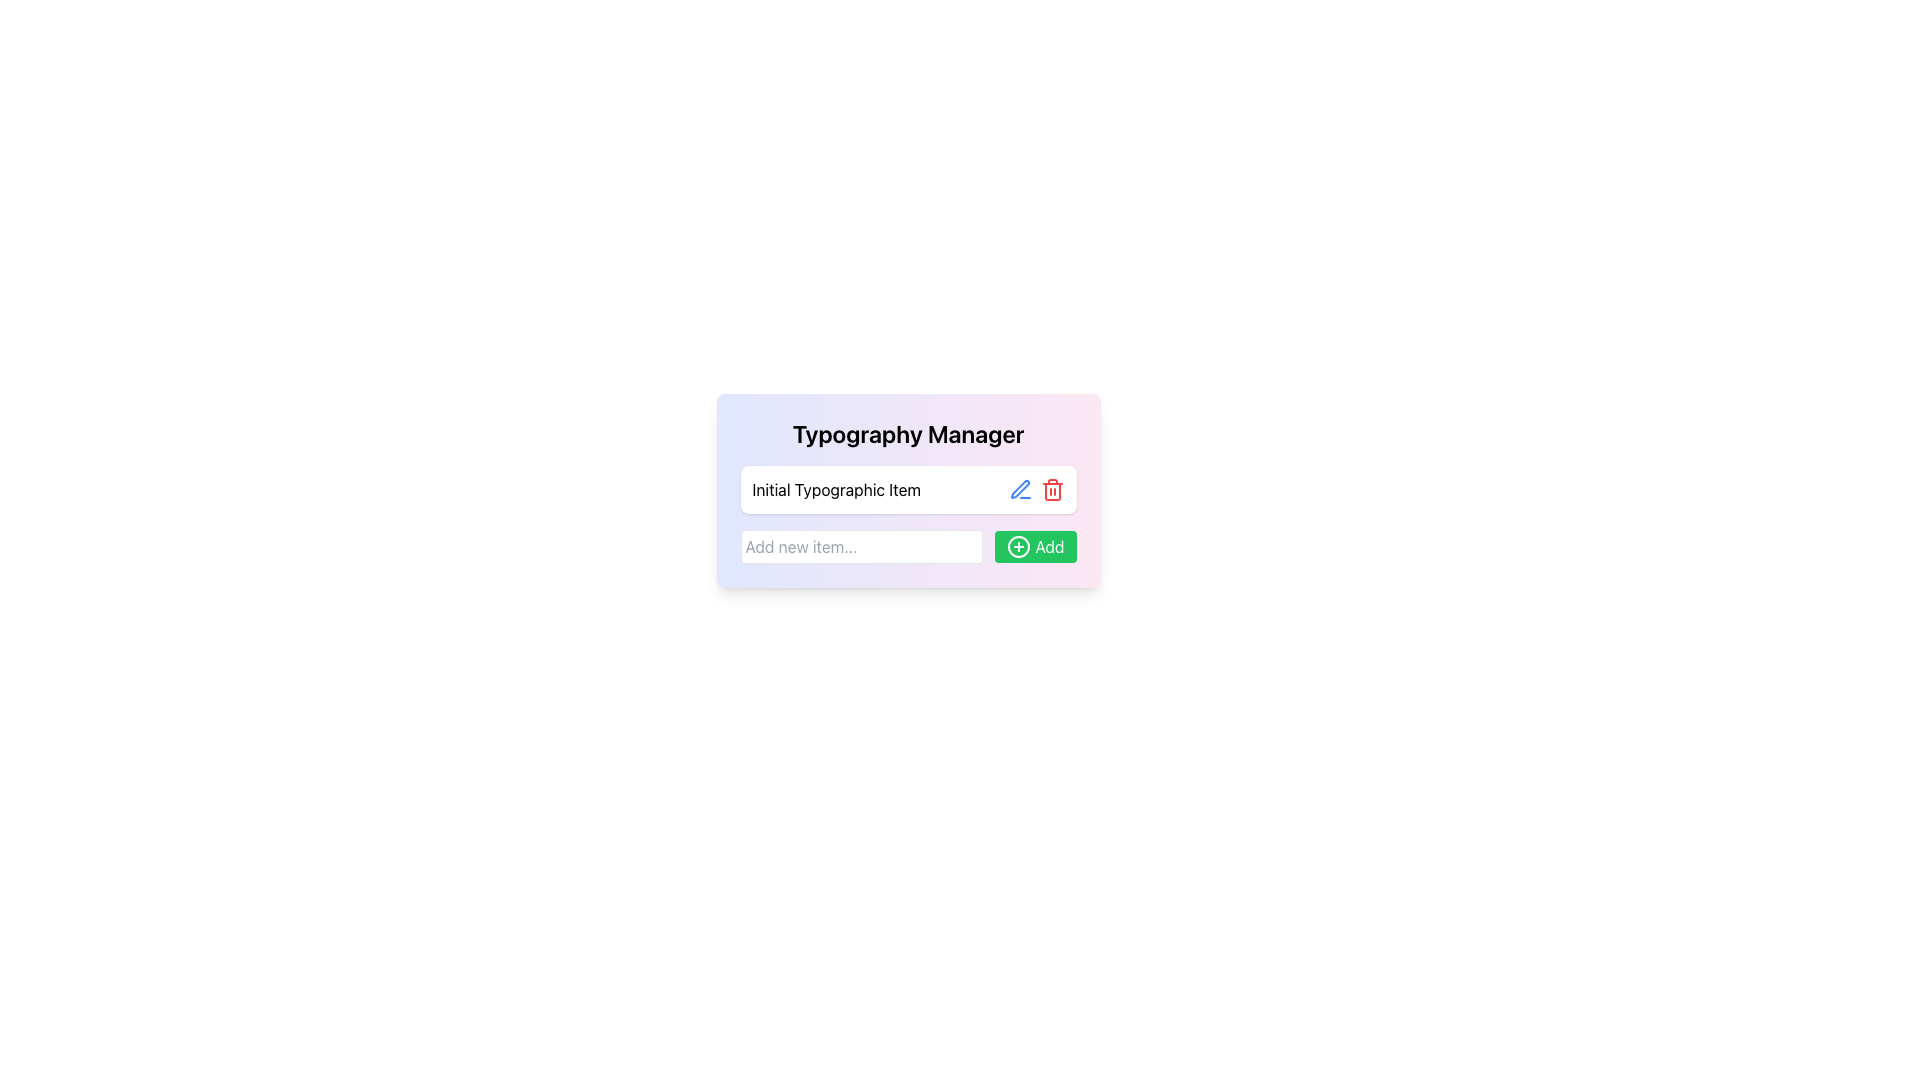 The image size is (1920, 1080). I want to click on the green rectangular button labeled 'Add' with a plus icon, so click(1036, 547).